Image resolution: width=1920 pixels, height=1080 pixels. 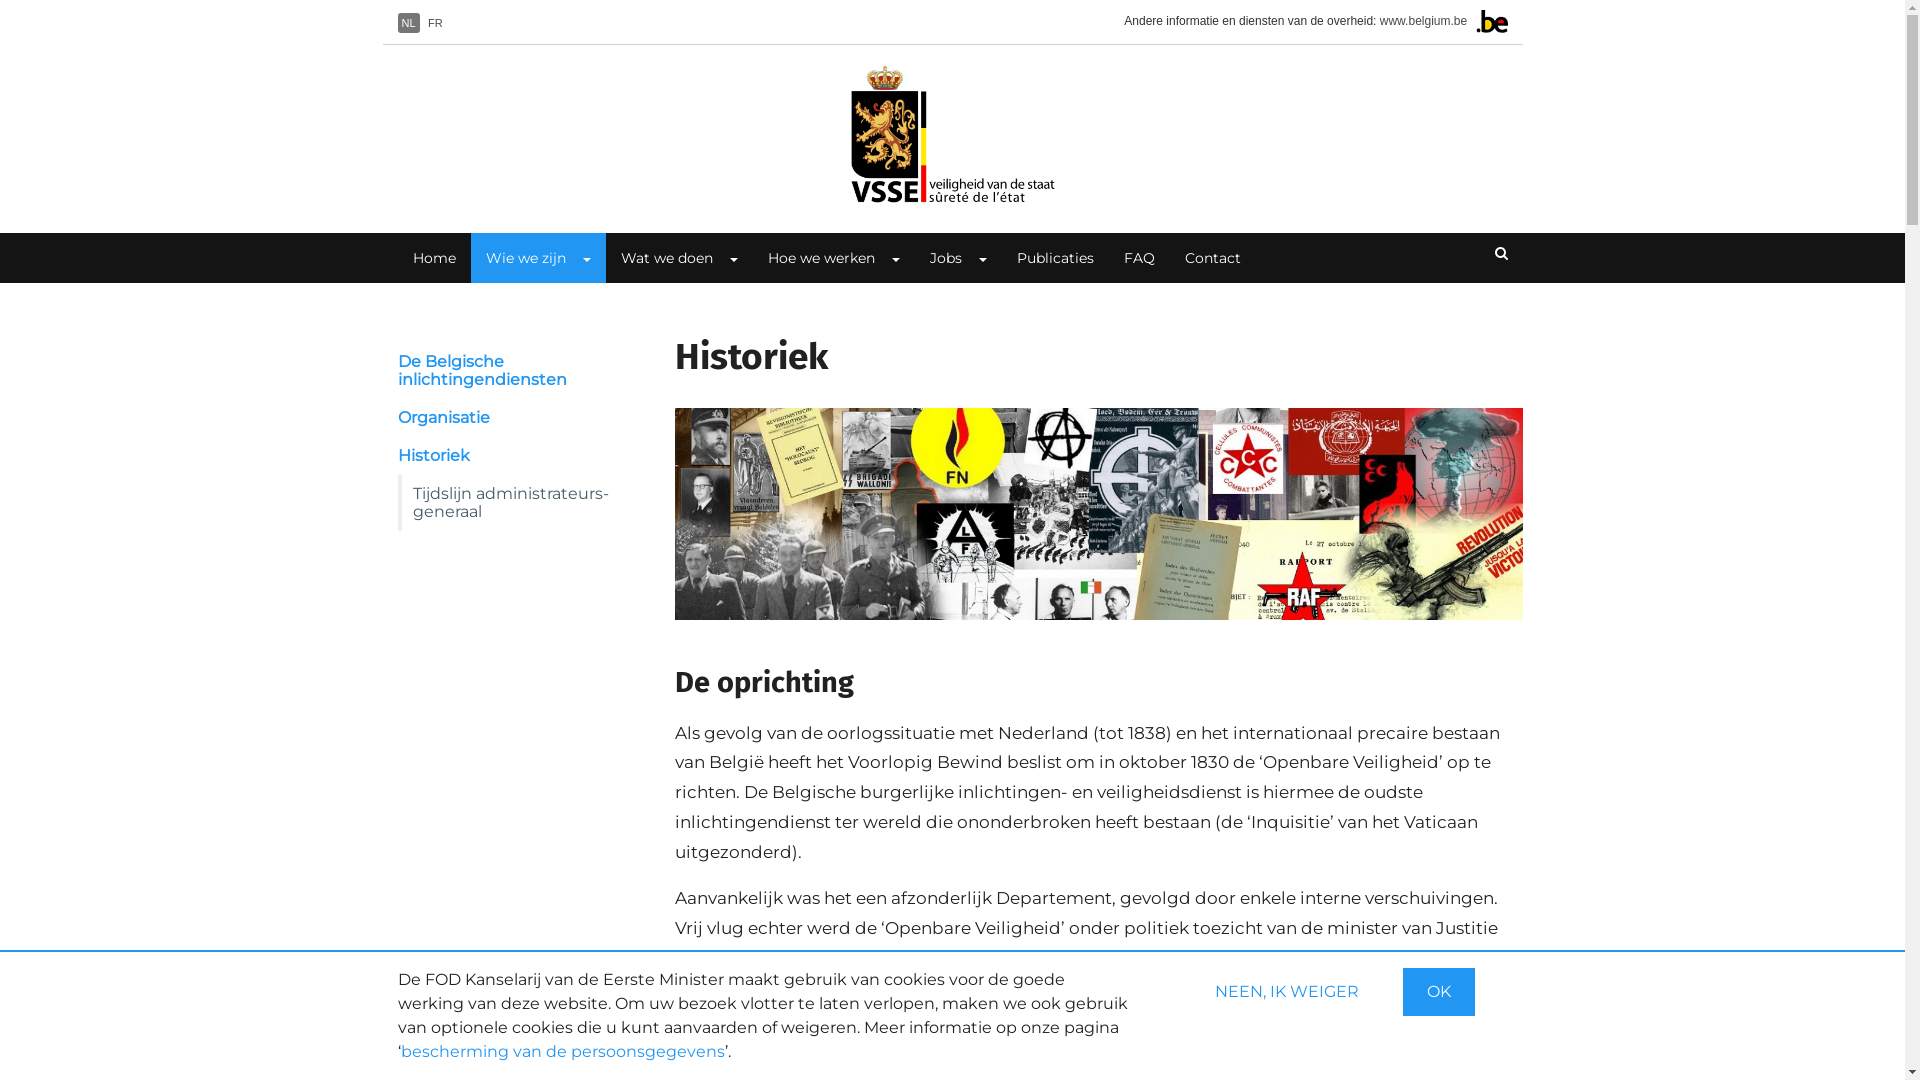 What do you see at coordinates (398, 501) in the screenshot?
I see `'Tijdslijn administrateurs-generaal'` at bounding box center [398, 501].